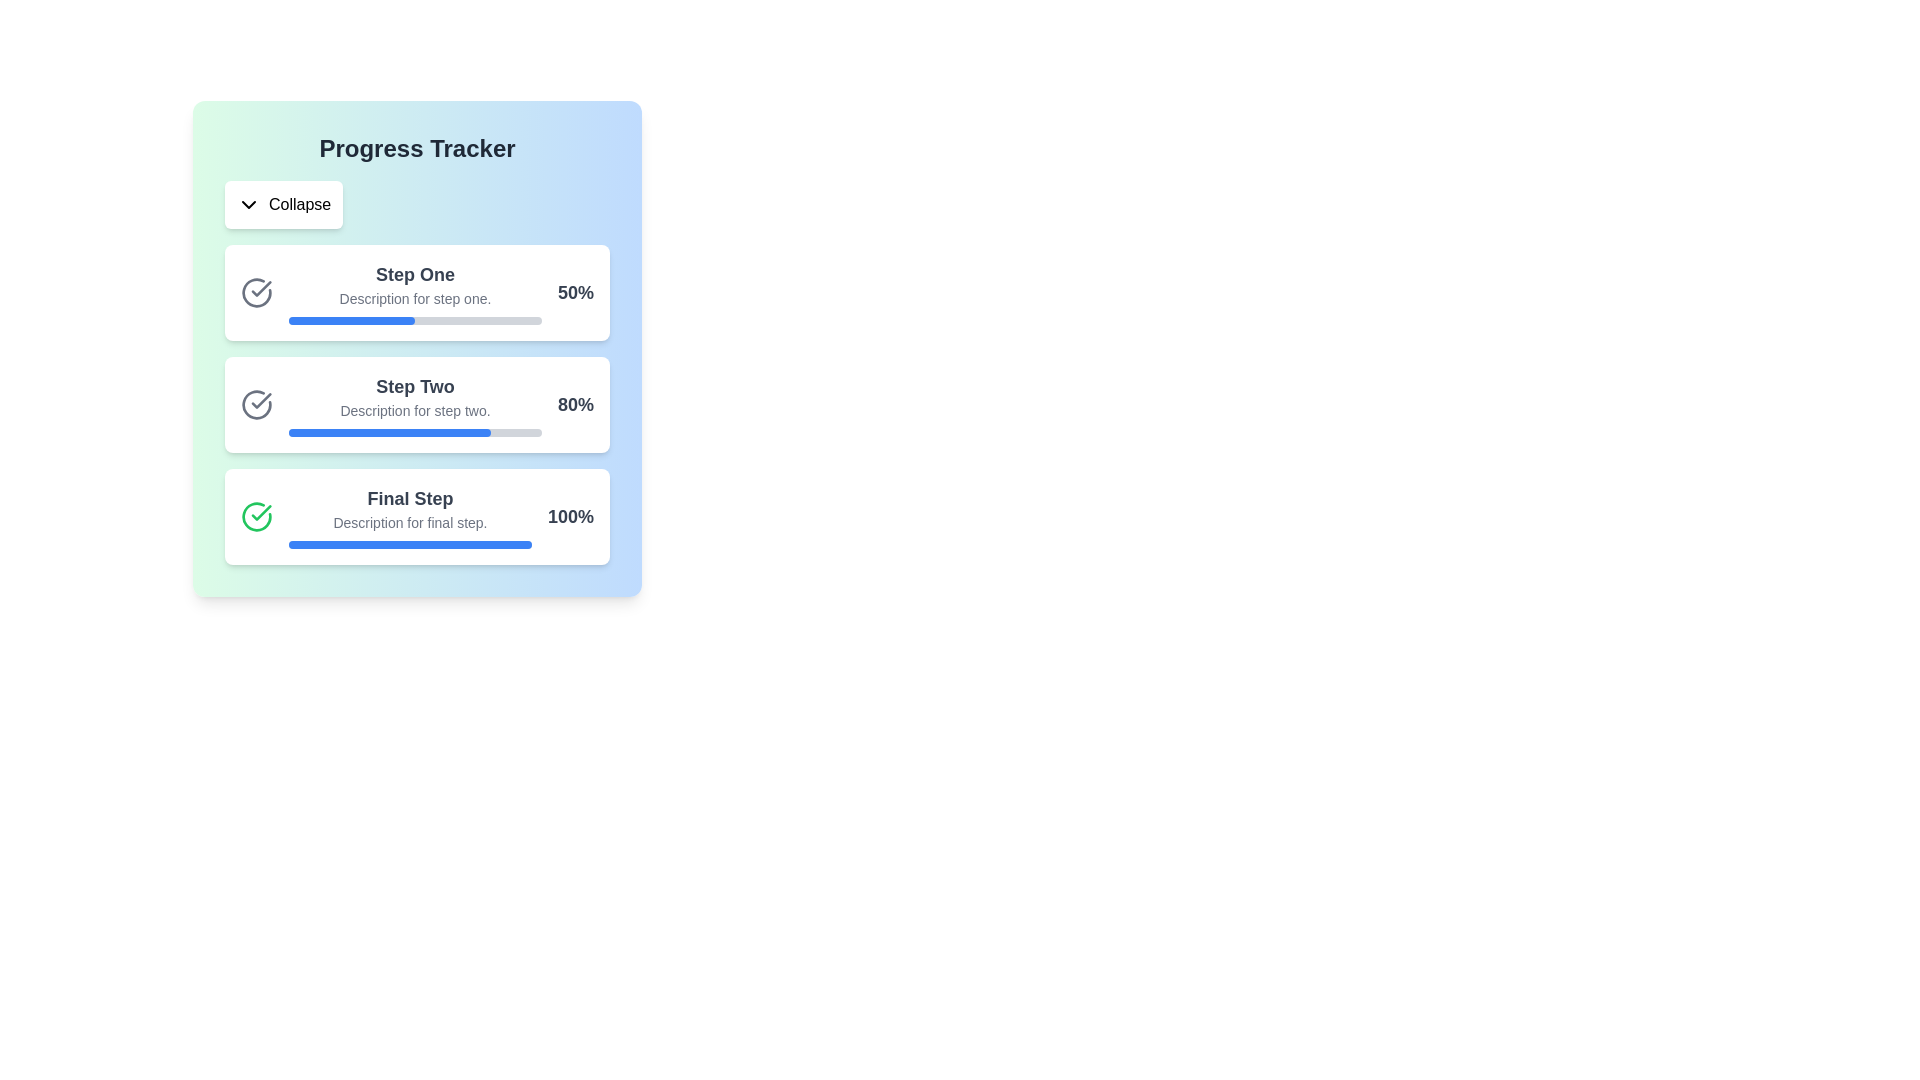  I want to click on the completion status icon for 'Step One' in the 'Progress Tracker' interface, located as the first icon on the left side of the 'Step One' card, so click(256, 293).